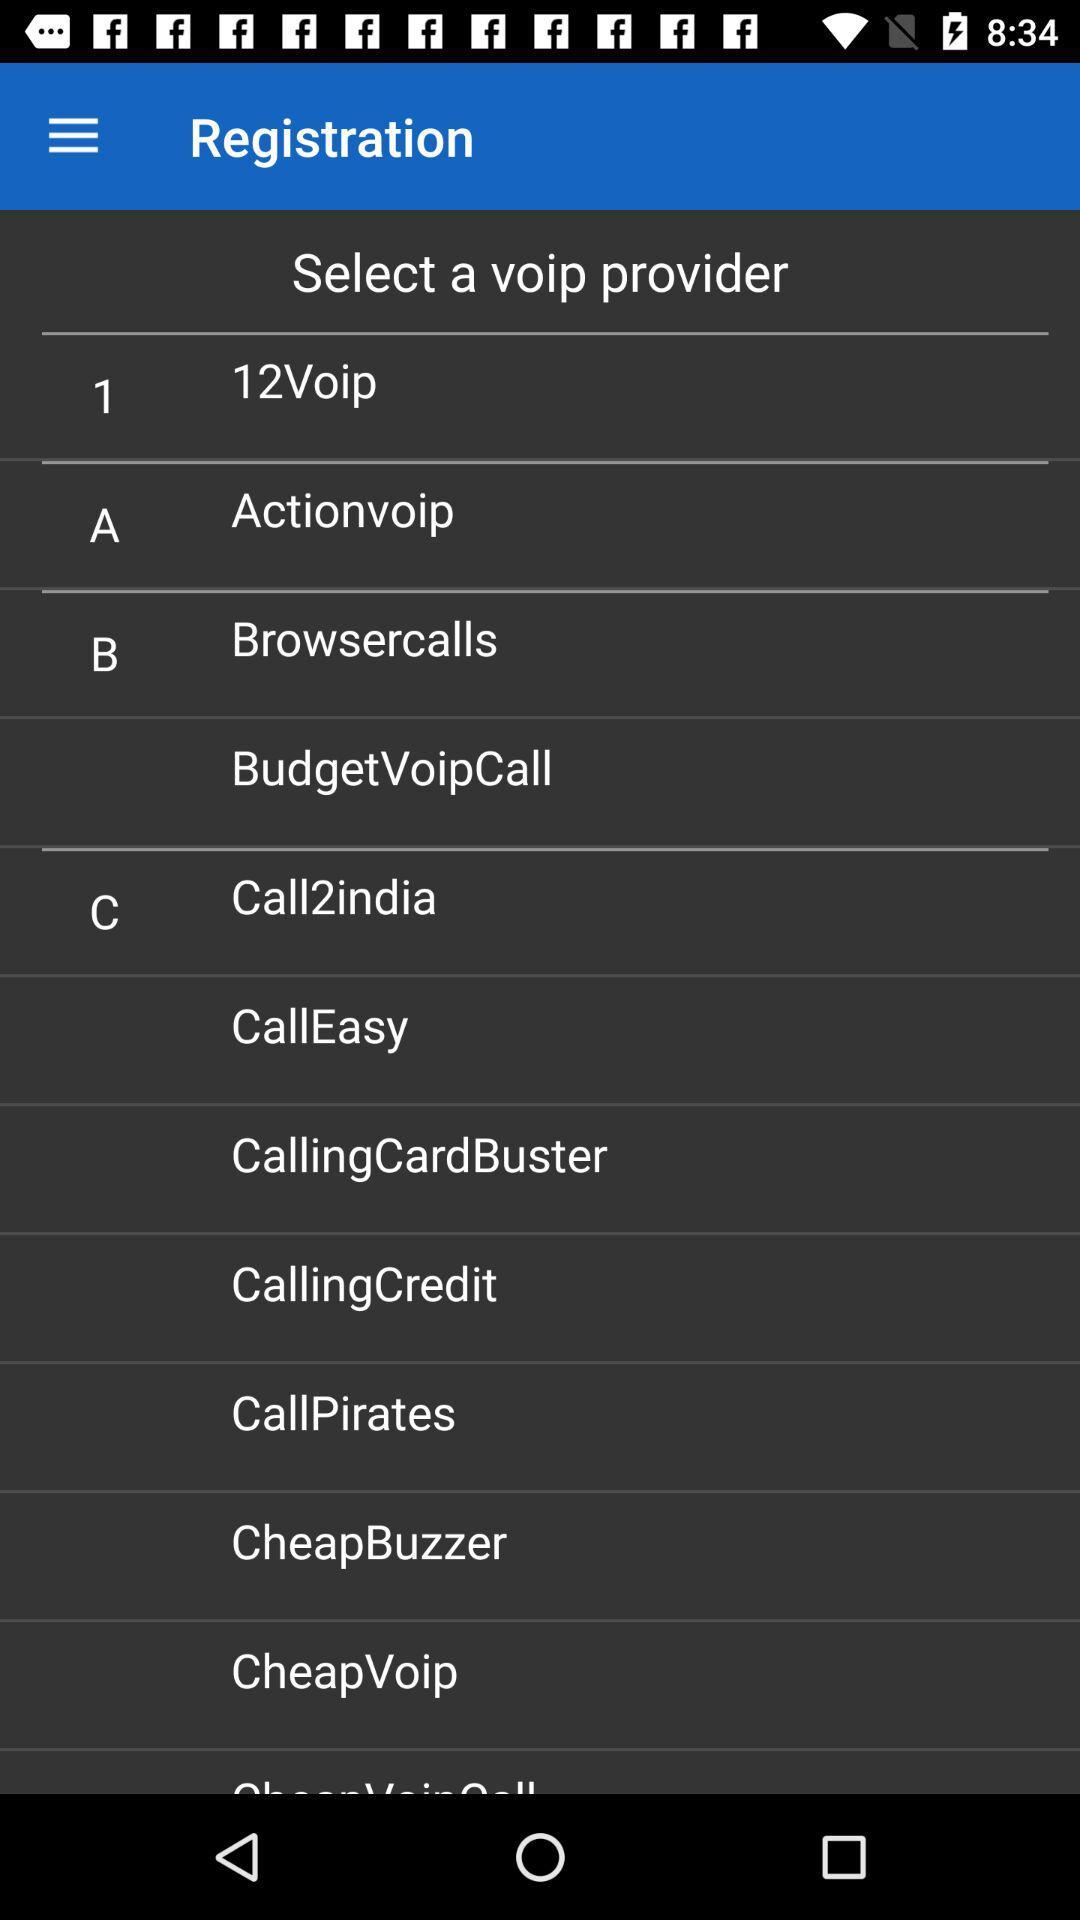 The height and width of the screenshot is (1920, 1080). What do you see at coordinates (399, 765) in the screenshot?
I see `the budgetvoipcall` at bounding box center [399, 765].